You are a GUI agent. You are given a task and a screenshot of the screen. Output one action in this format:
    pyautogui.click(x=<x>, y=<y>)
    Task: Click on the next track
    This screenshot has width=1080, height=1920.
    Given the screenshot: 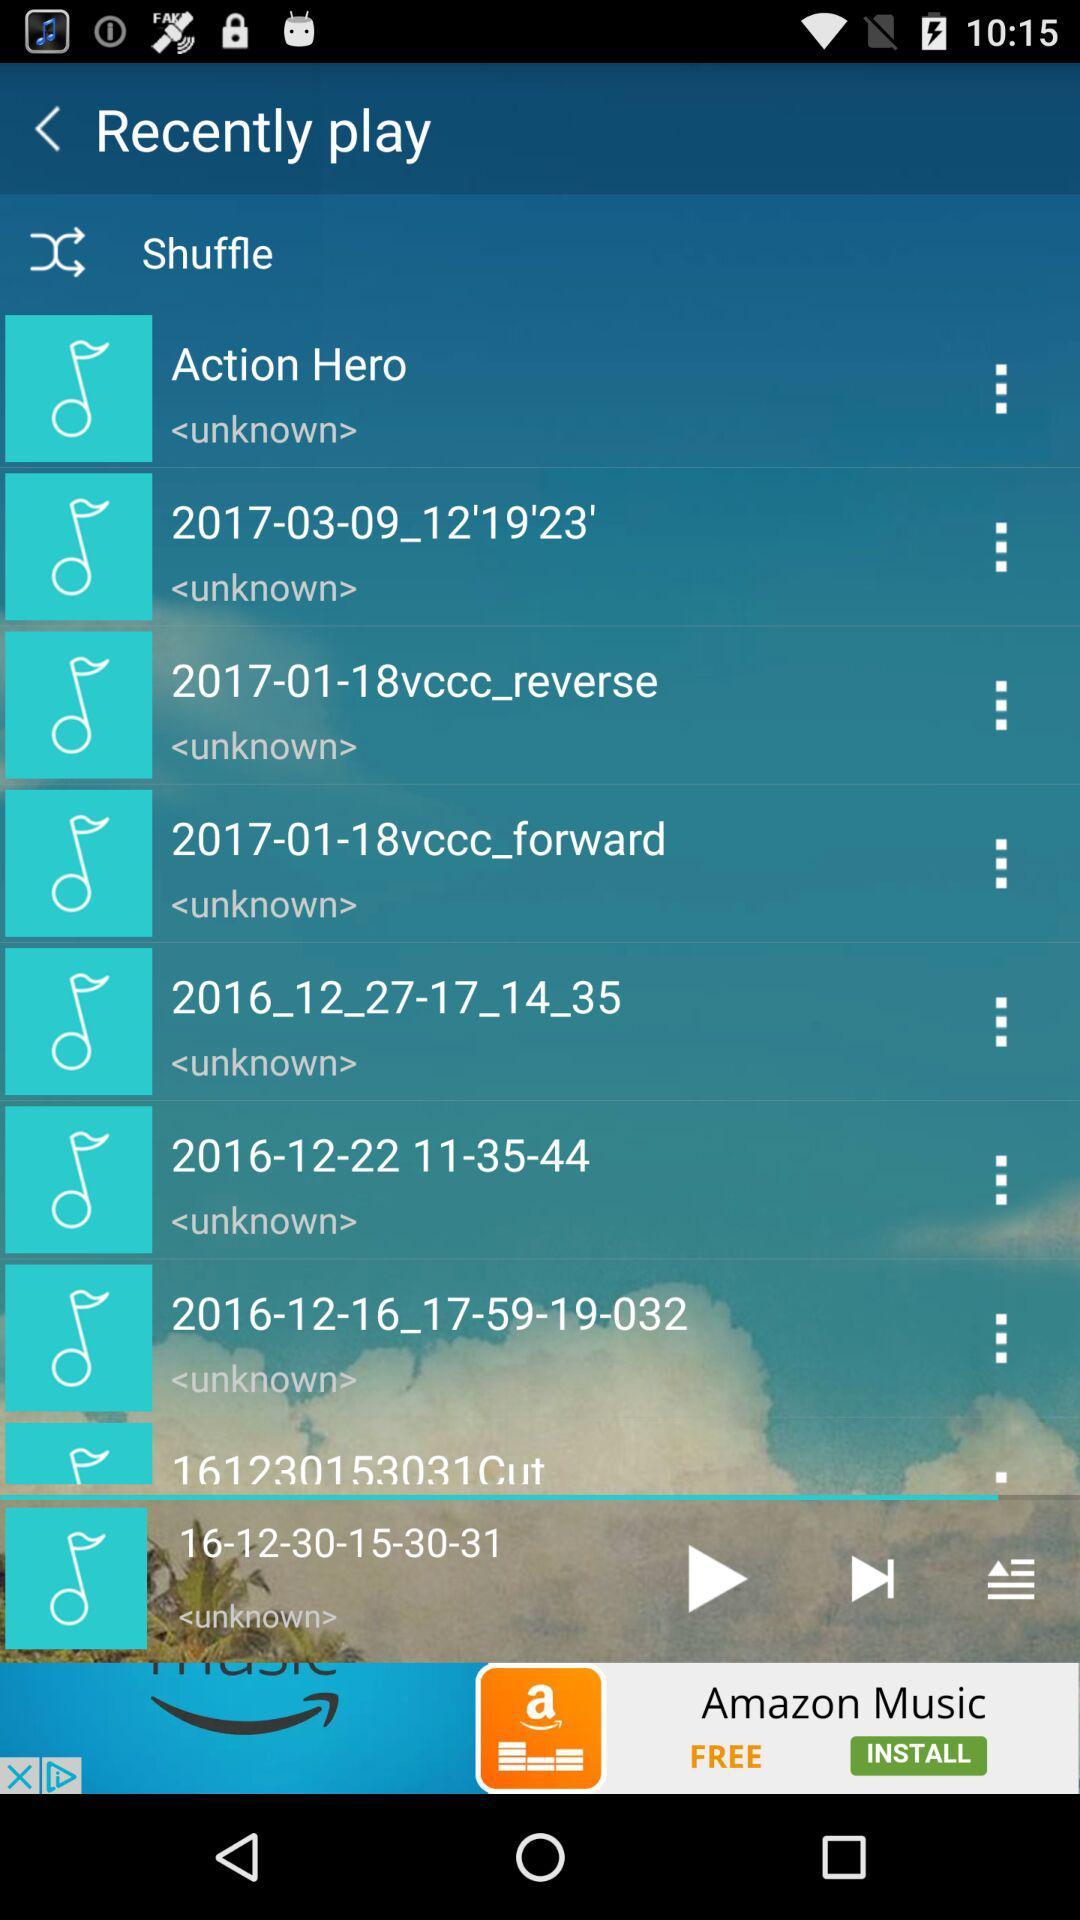 What is the action you would take?
    pyautogui.click(x=870, y=1577)
    